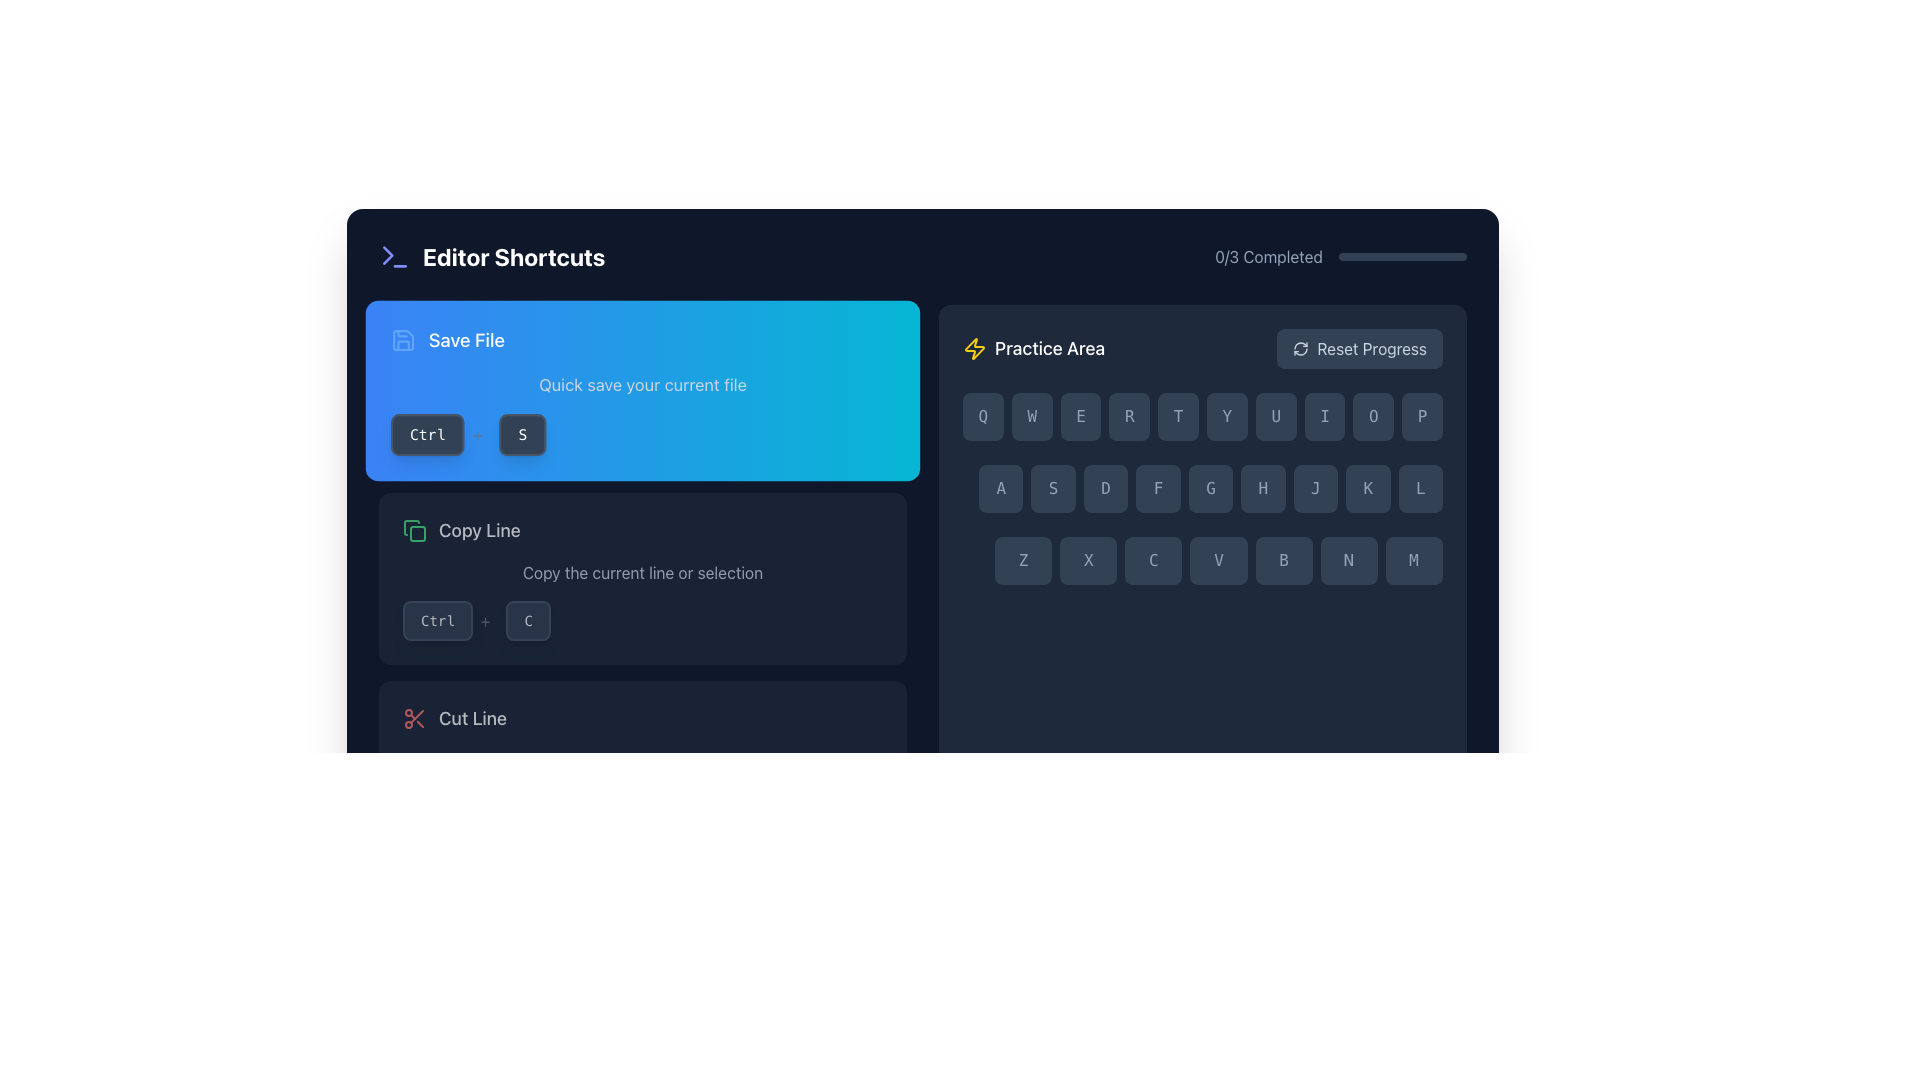 Image resolution: width=1920 pixels, height=1080 pixels. I want to click on the square button with rounded corners, dark slate background, and light slate text labeled 'M' to input the character 'M', so click(1413, 560).